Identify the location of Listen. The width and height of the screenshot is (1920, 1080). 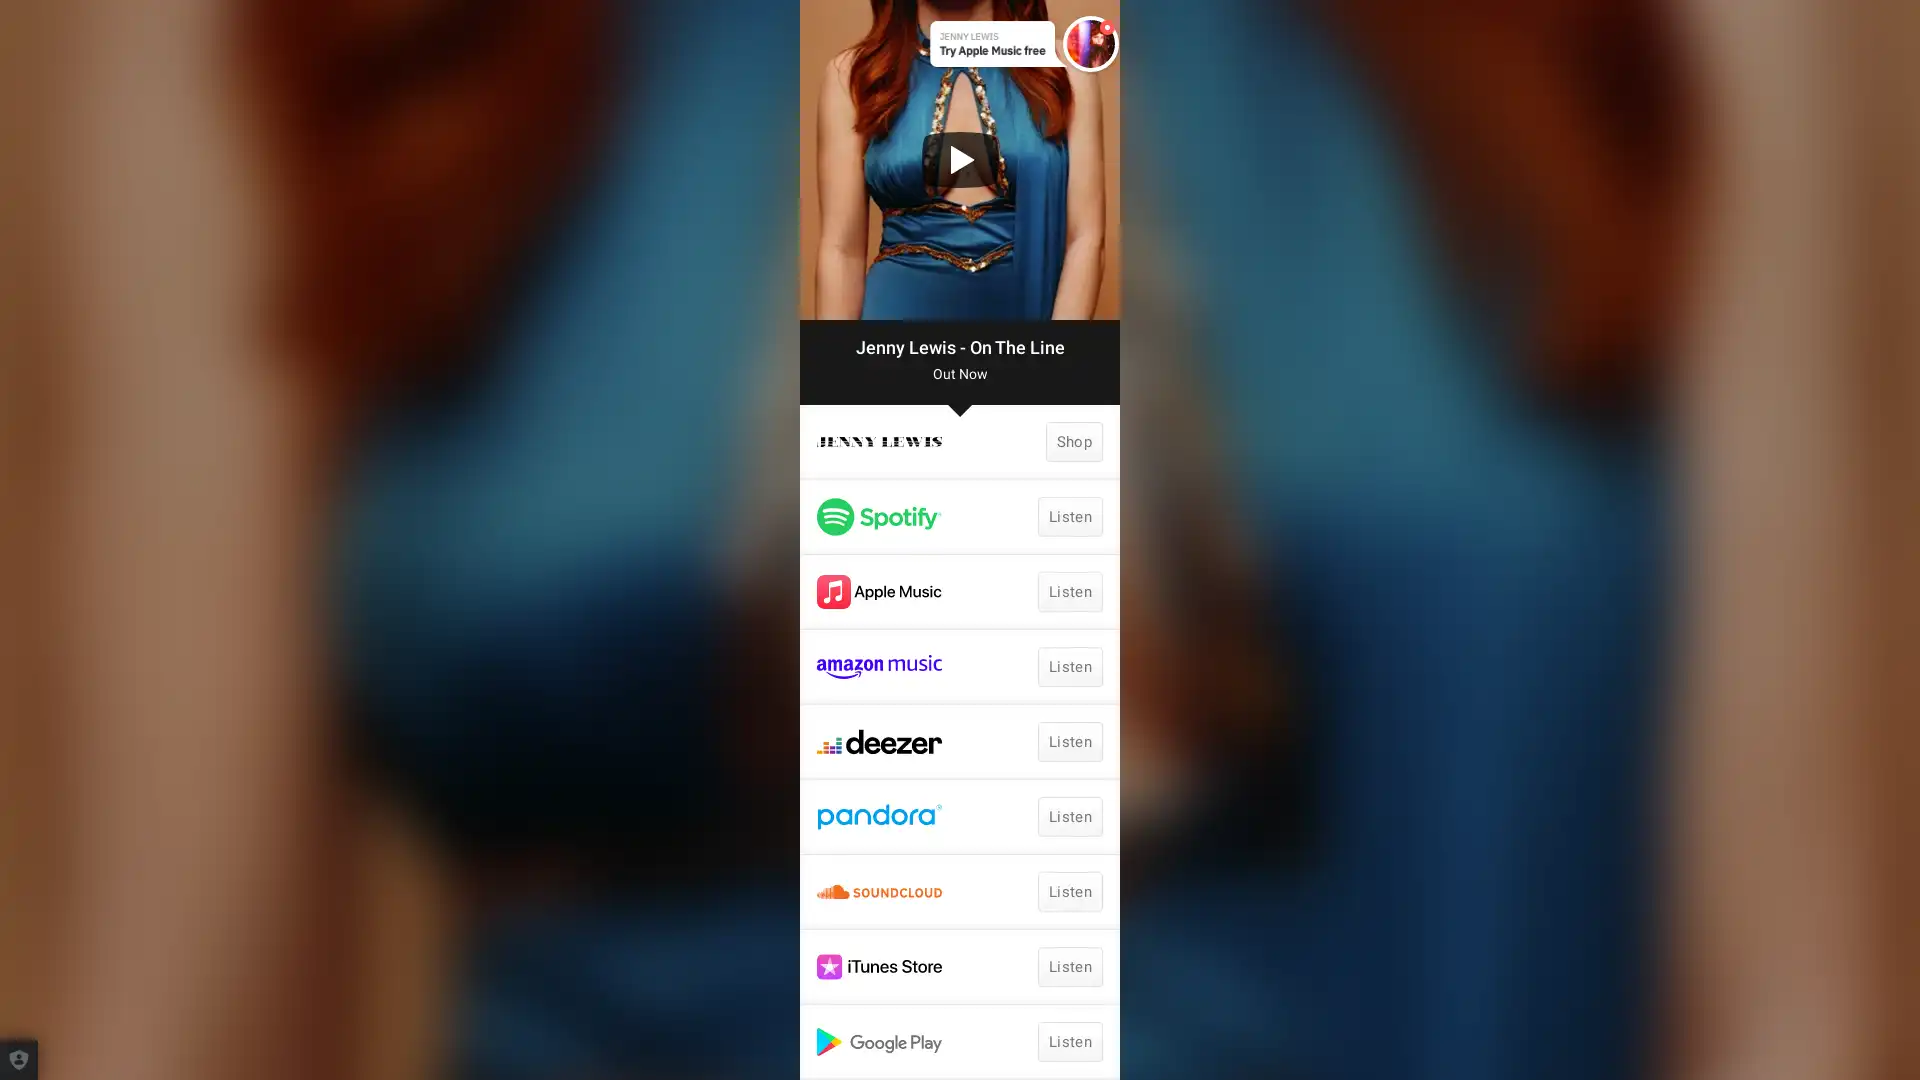
(1069, 515).